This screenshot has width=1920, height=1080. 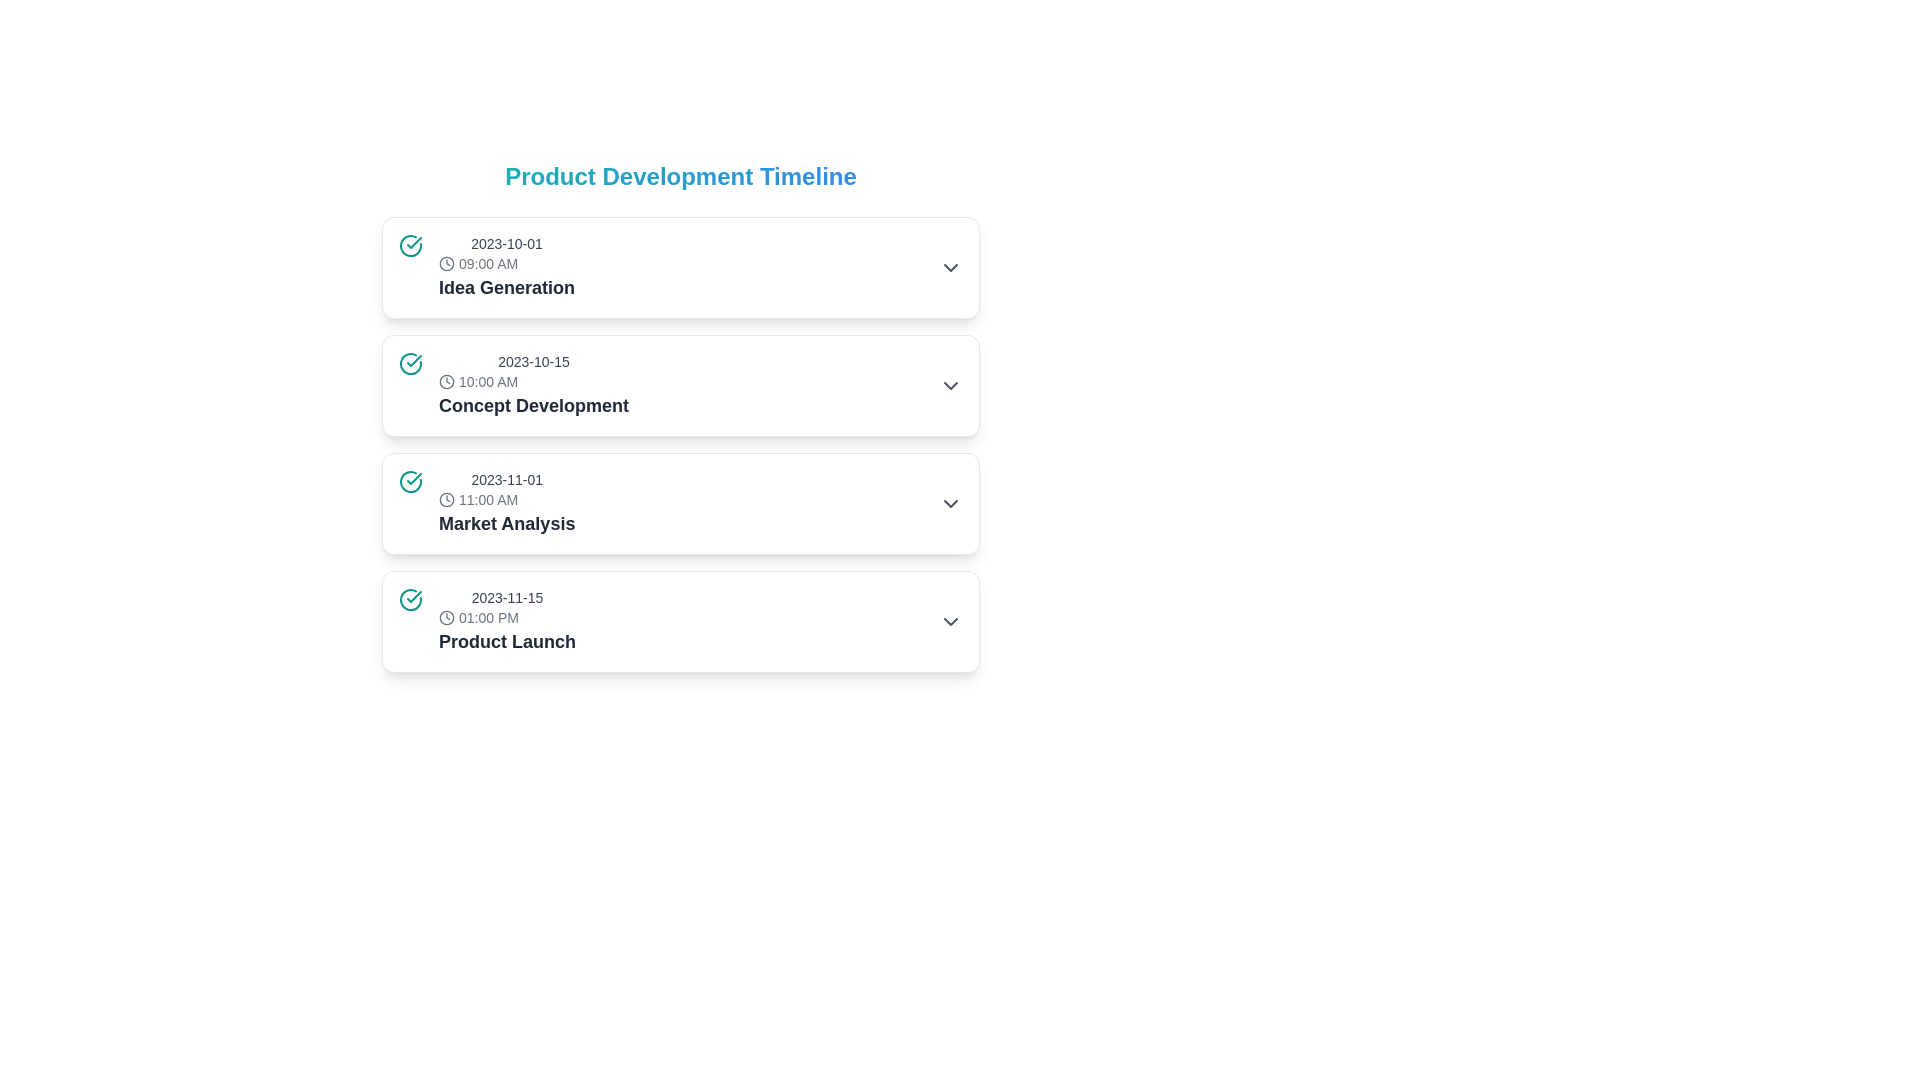 I want to click on the chevron icon located to the far right of the '2023-10-15 10:00 AM Concept Development' section, so click(x=949, y=385).